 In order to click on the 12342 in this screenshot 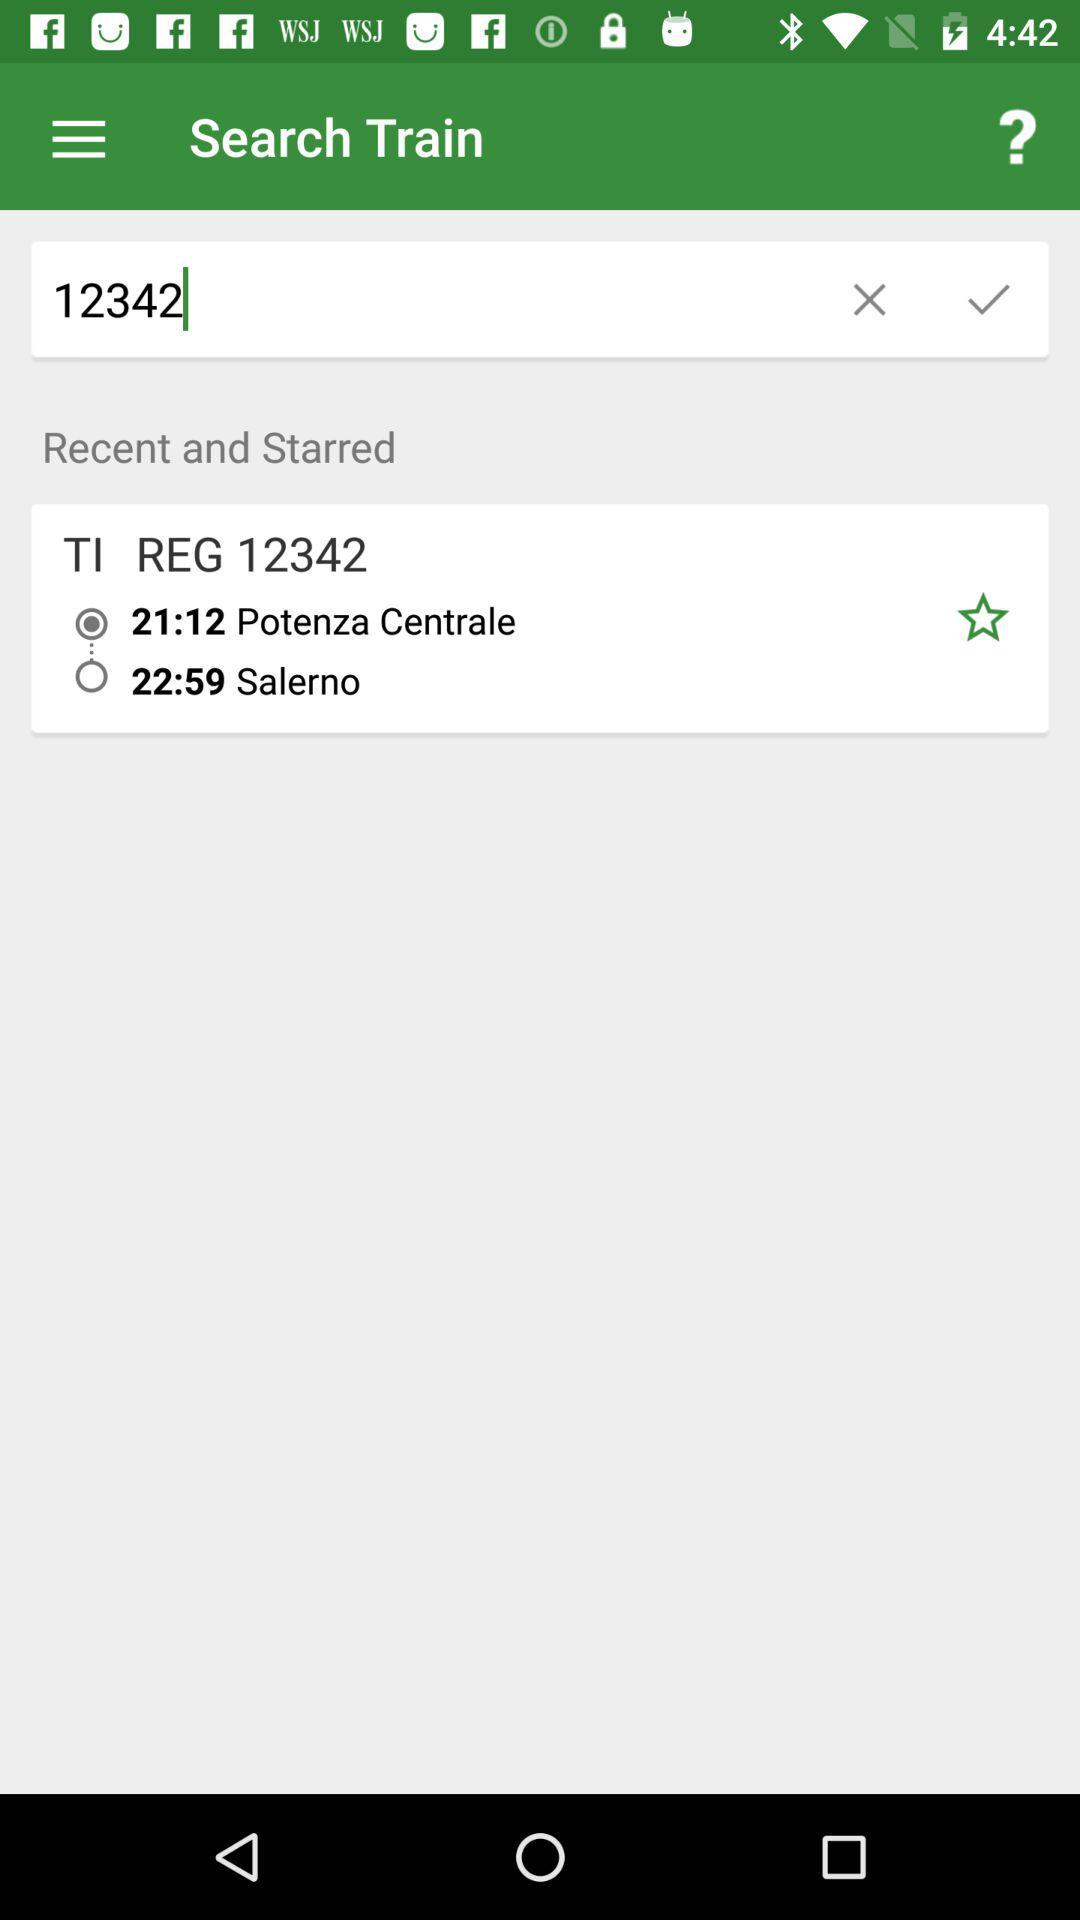, I will do `click(419, 298)`.